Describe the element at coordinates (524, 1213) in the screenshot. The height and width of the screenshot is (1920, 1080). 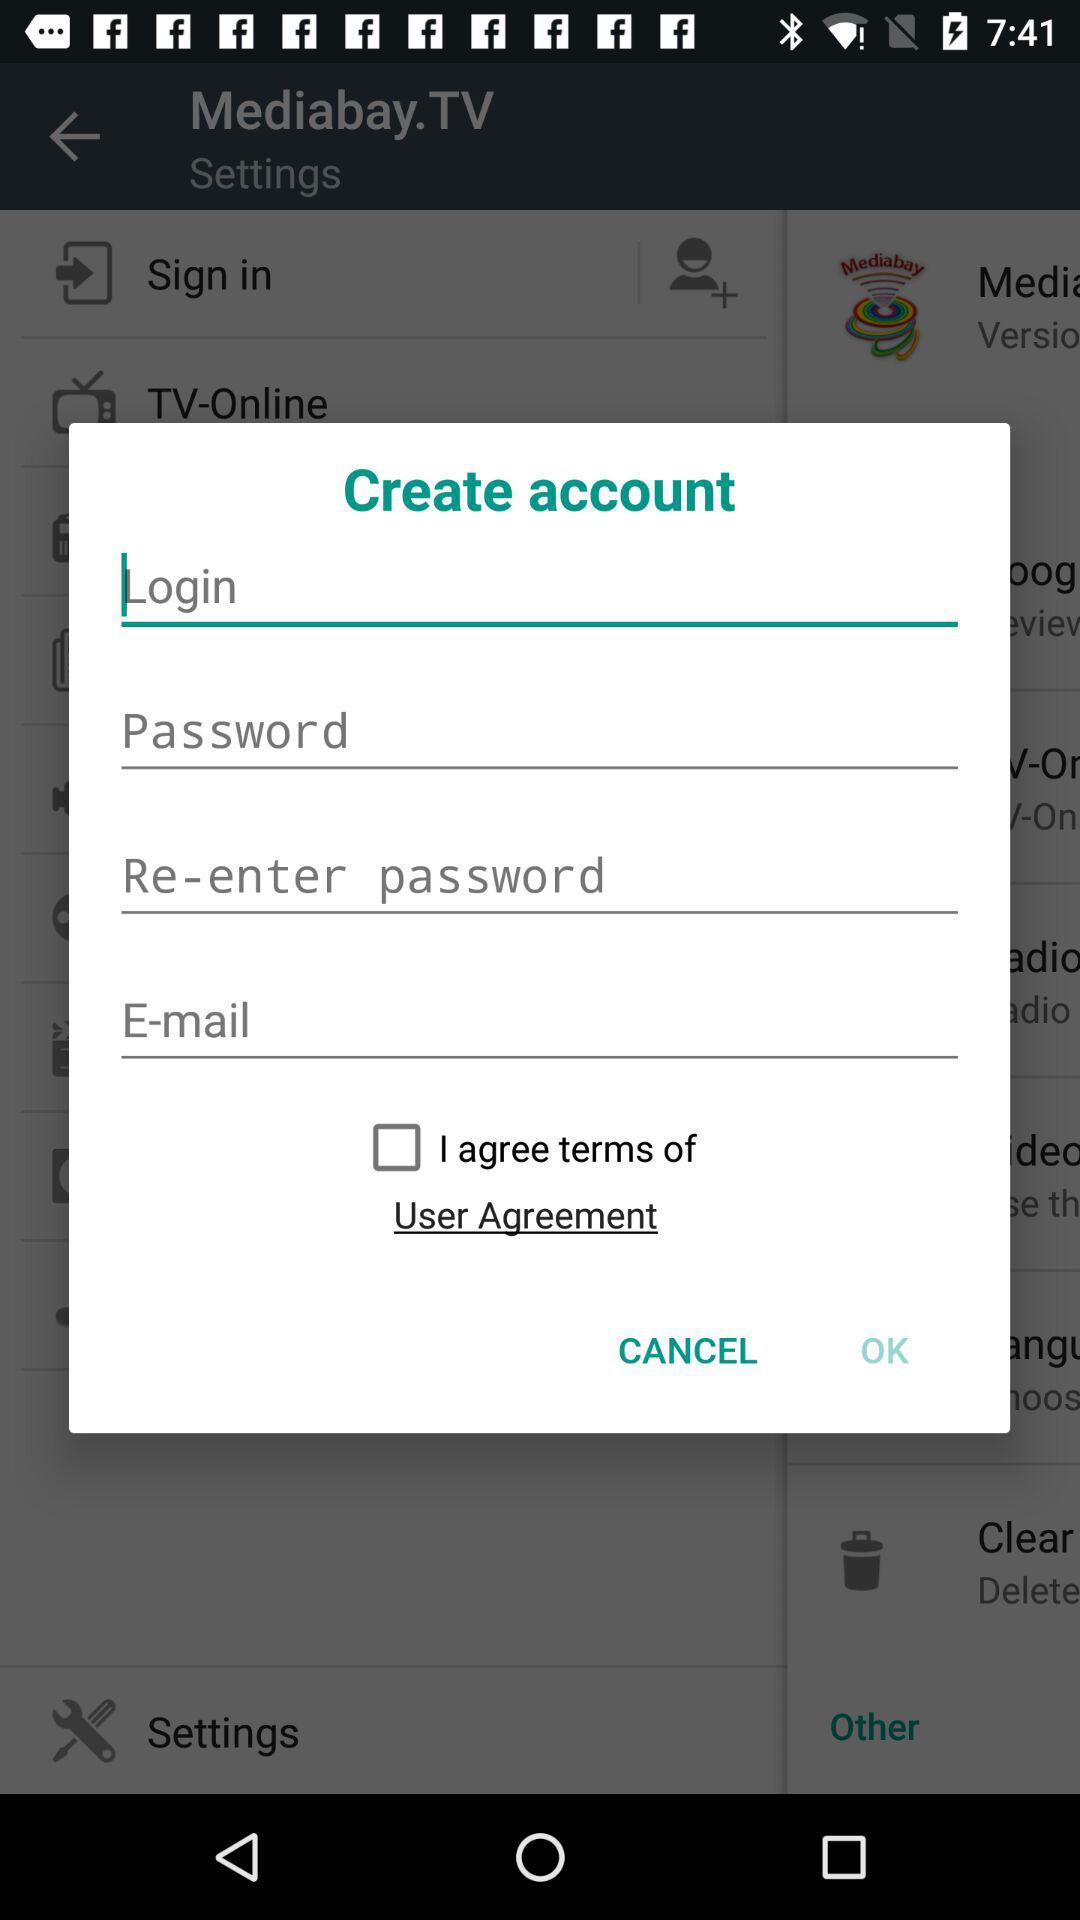
I see `the user agreement item` at that location.